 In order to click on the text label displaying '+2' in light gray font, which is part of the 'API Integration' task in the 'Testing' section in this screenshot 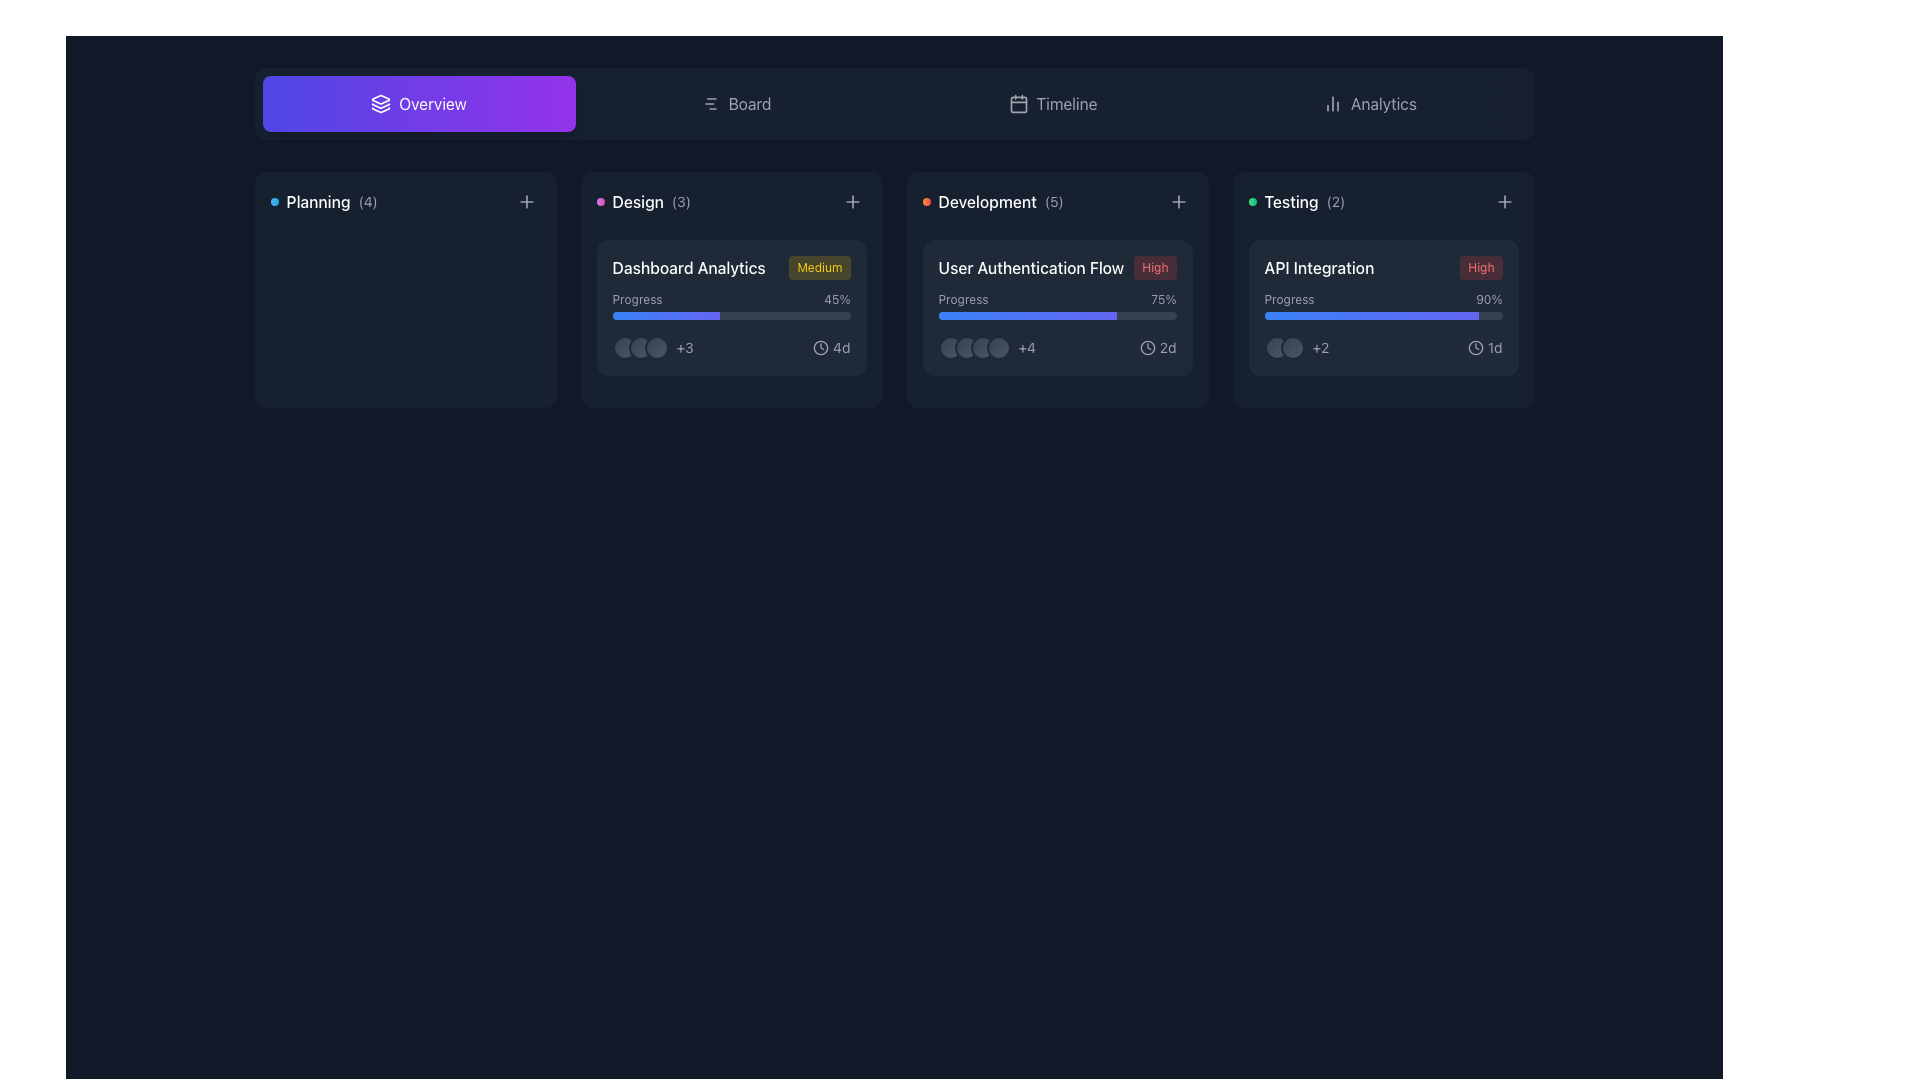, I will do `click(1296, 346)`.